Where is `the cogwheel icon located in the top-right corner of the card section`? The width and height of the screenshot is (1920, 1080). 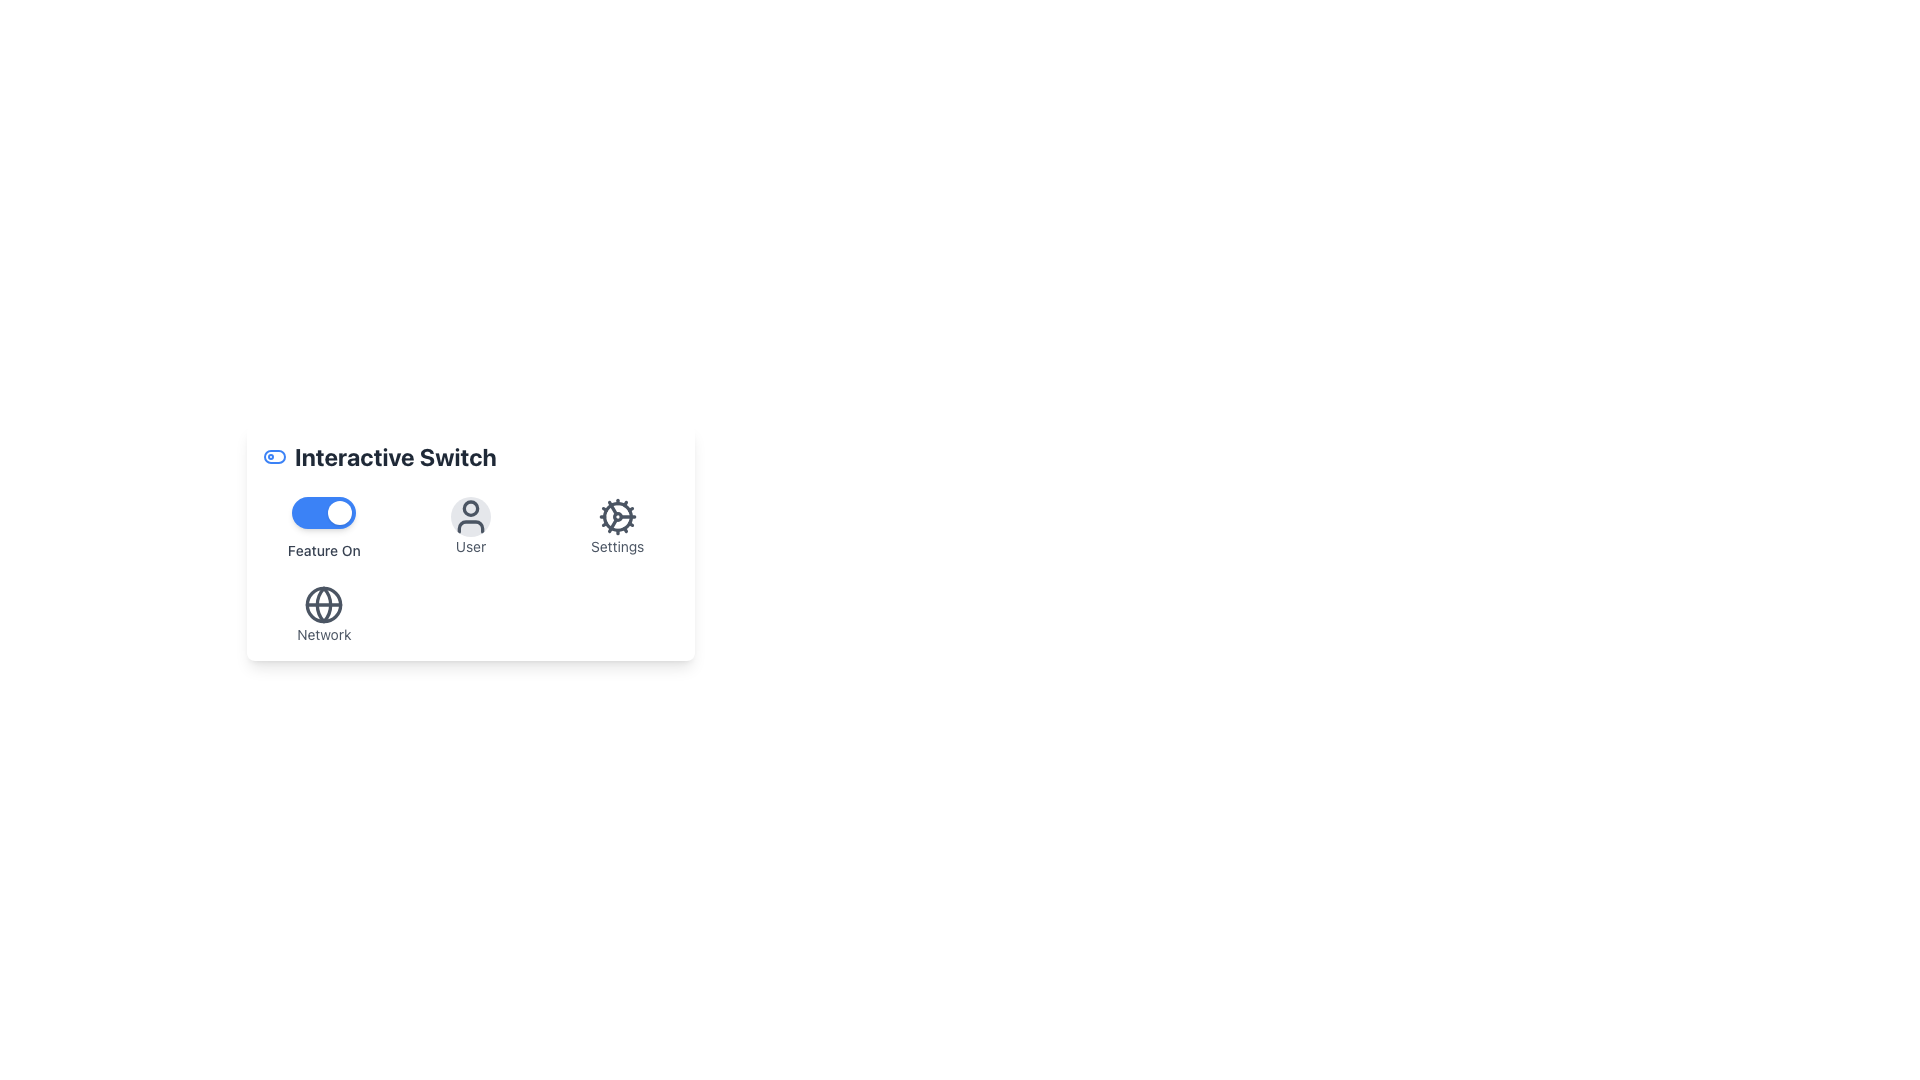
the cogwheel icon located in the top-right corner of the card section is located at coordinates (616, 515).